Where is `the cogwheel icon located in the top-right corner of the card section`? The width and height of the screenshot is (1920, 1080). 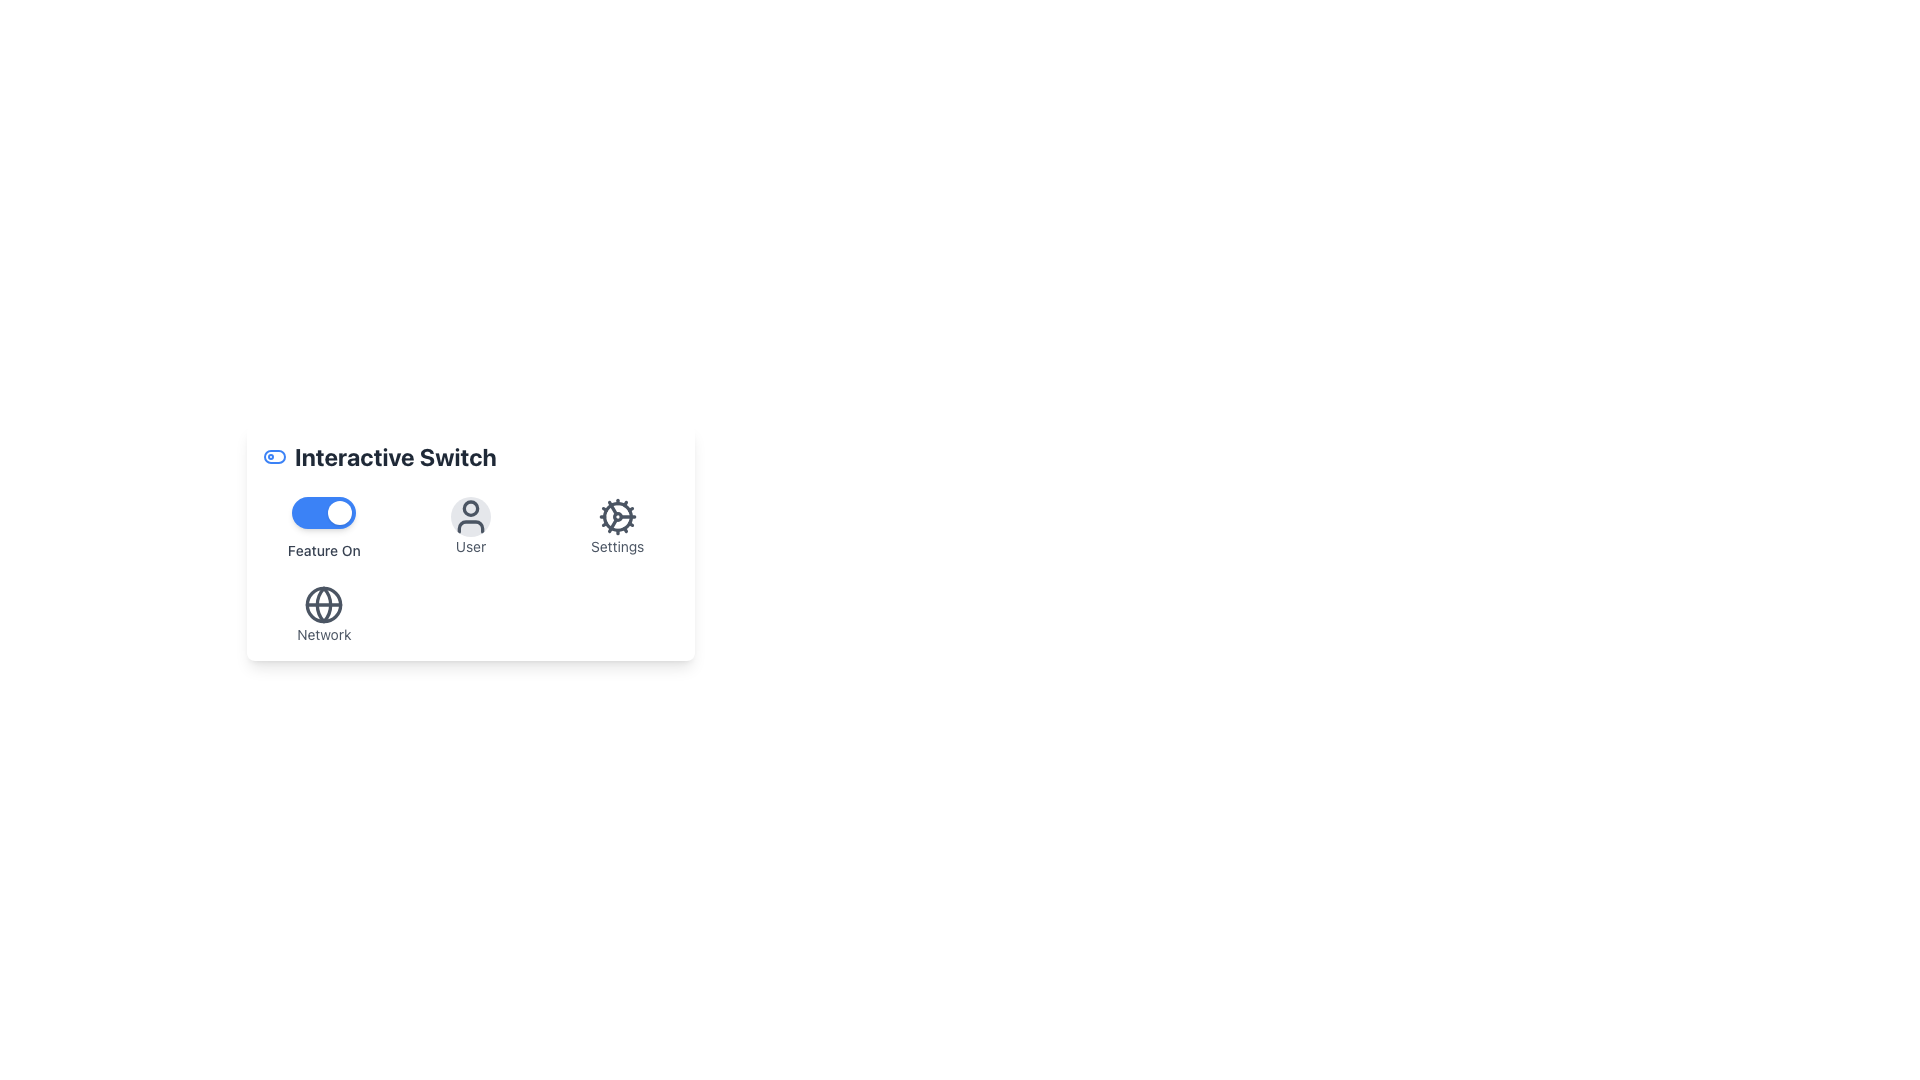
the cogwheel icon located in the top-right corner of the card section is located at coordinates (616, 515).